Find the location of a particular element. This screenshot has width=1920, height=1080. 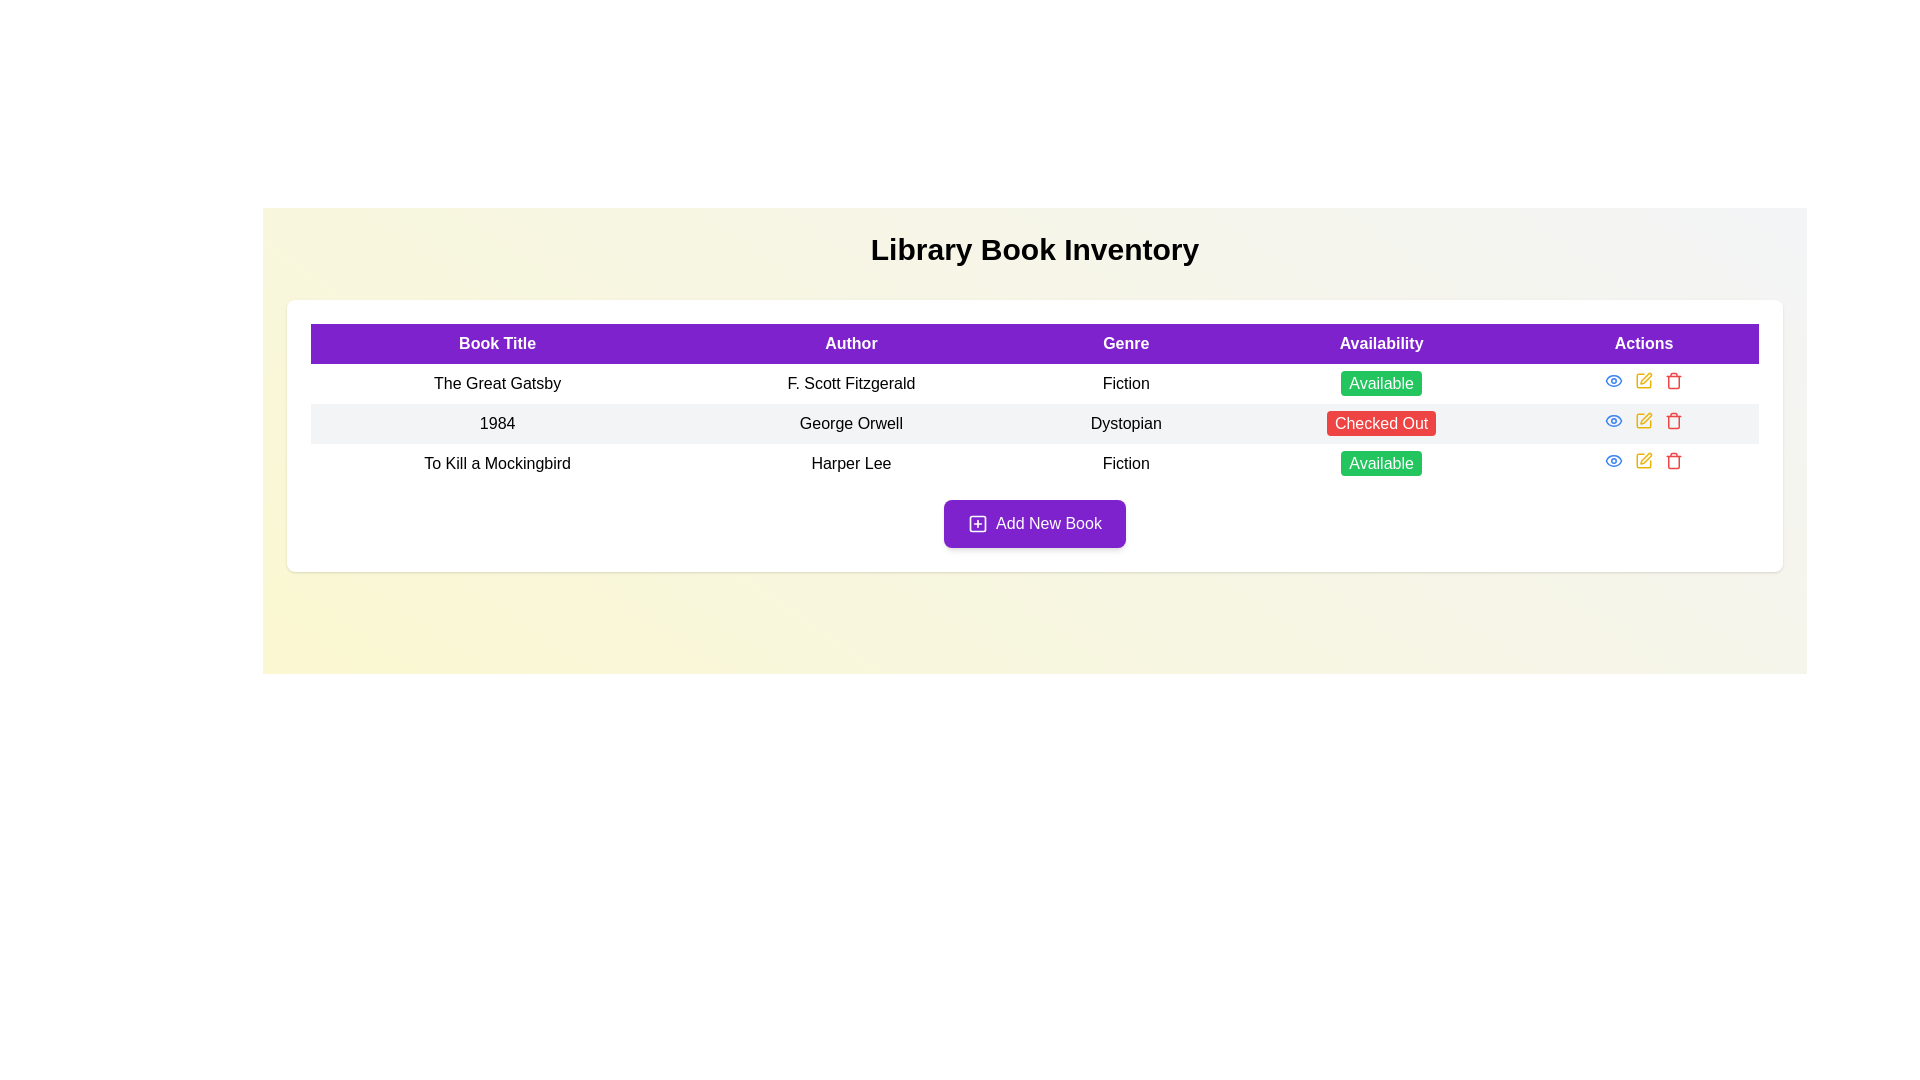

the blue eye icon button in the Actions column for the book titled '1984' is located at coordinates (1613, 381).